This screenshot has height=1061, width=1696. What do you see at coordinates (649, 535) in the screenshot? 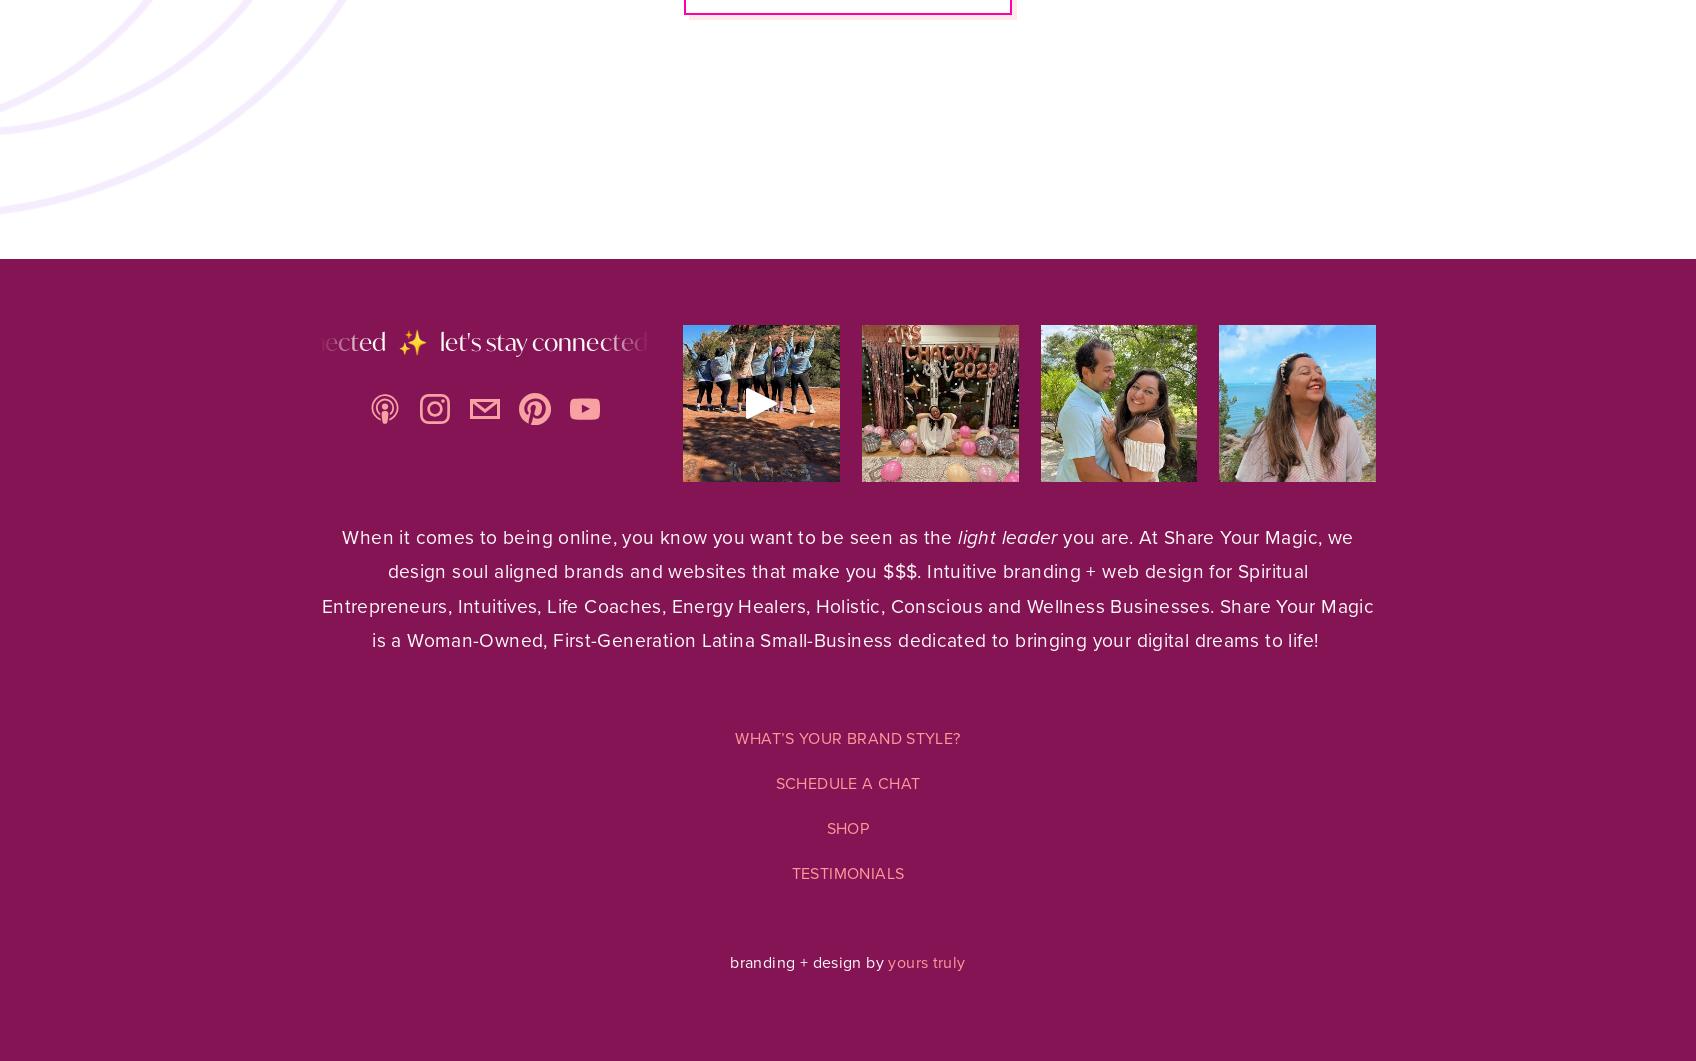
I see `'When it comes to being online, you know you want to be seen as the'` at bounding box center [649, 535].